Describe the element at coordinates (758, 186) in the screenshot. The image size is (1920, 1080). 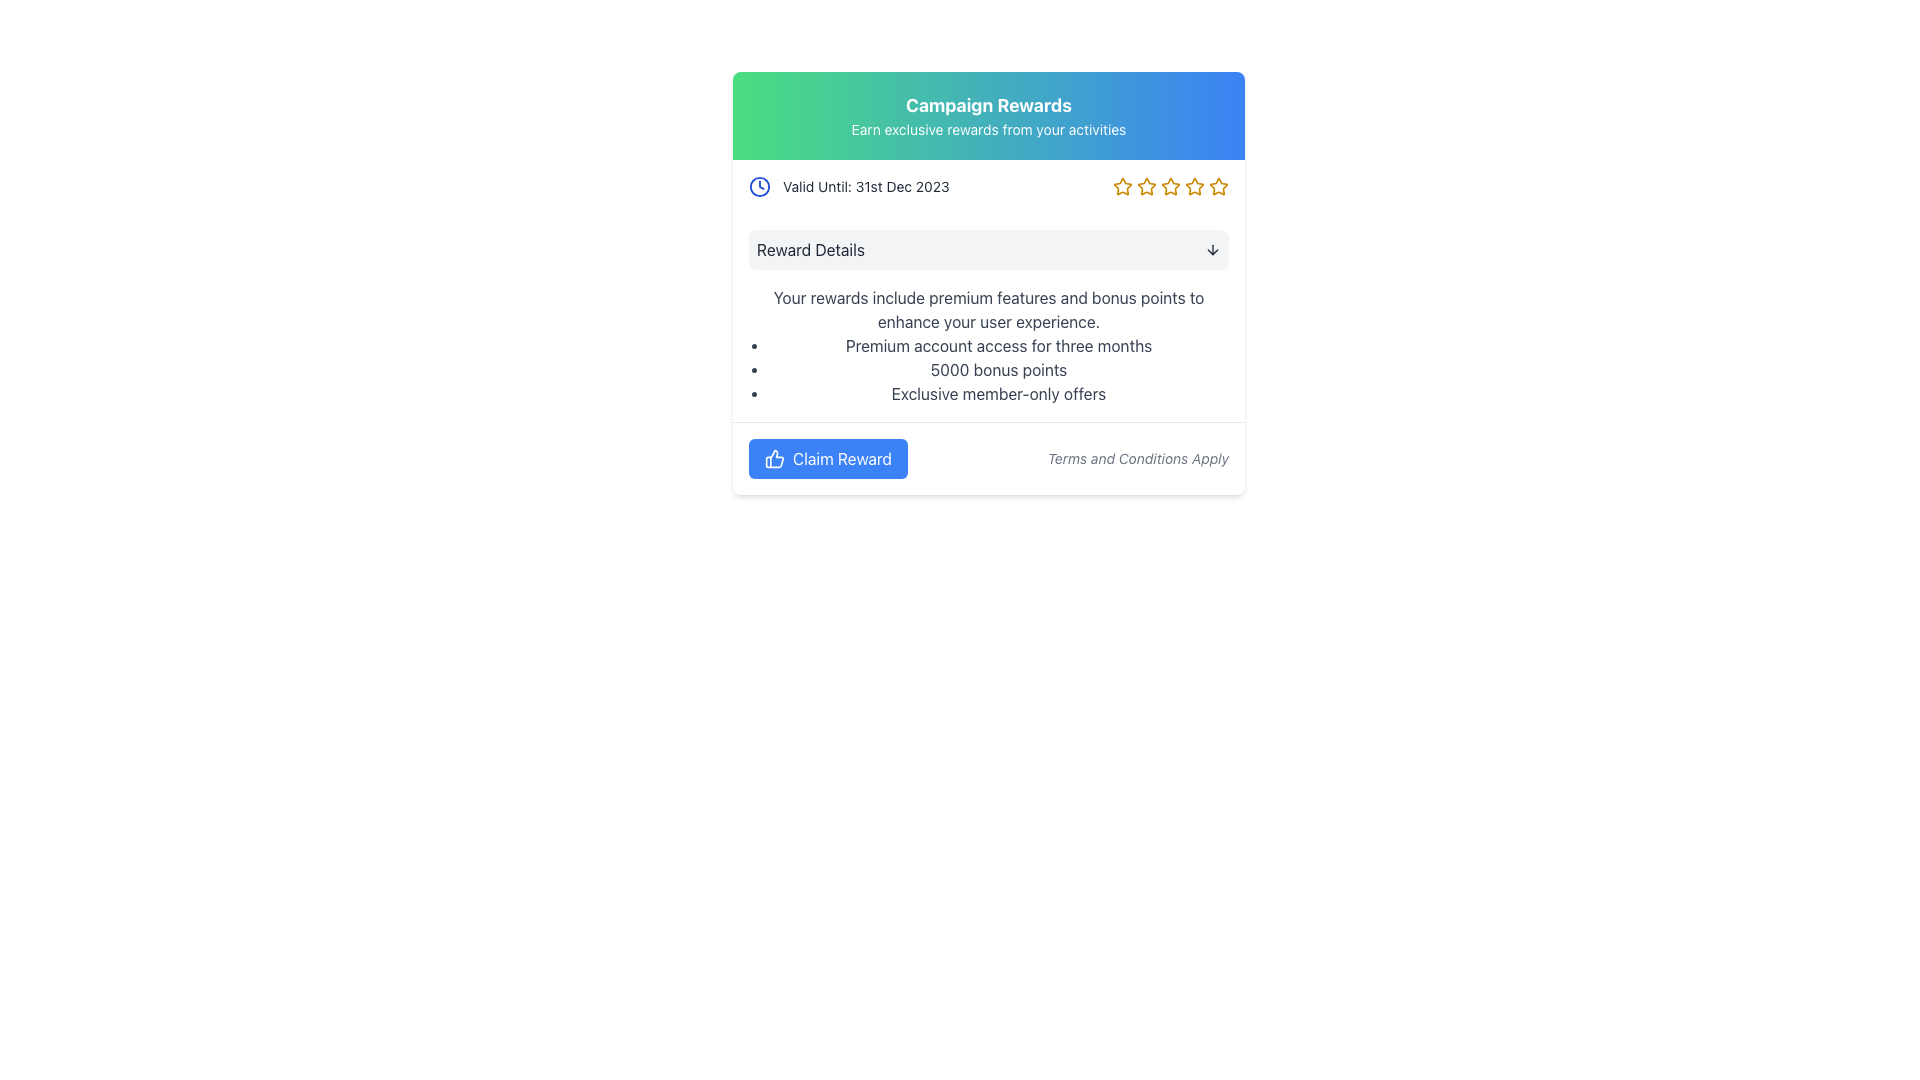
I see `keyboard navigation` at that location.